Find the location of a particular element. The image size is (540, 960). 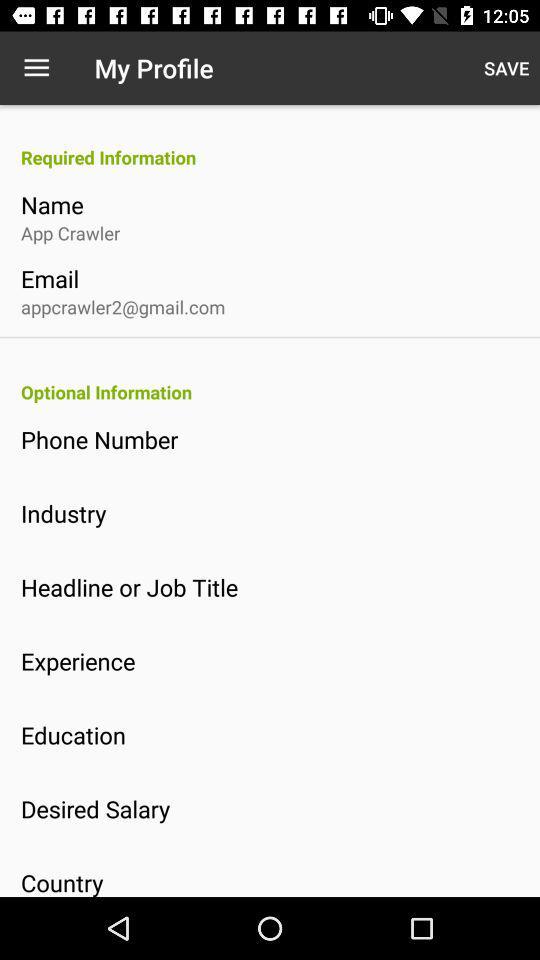

icon above the required information item is located at coordinates (505, 68).